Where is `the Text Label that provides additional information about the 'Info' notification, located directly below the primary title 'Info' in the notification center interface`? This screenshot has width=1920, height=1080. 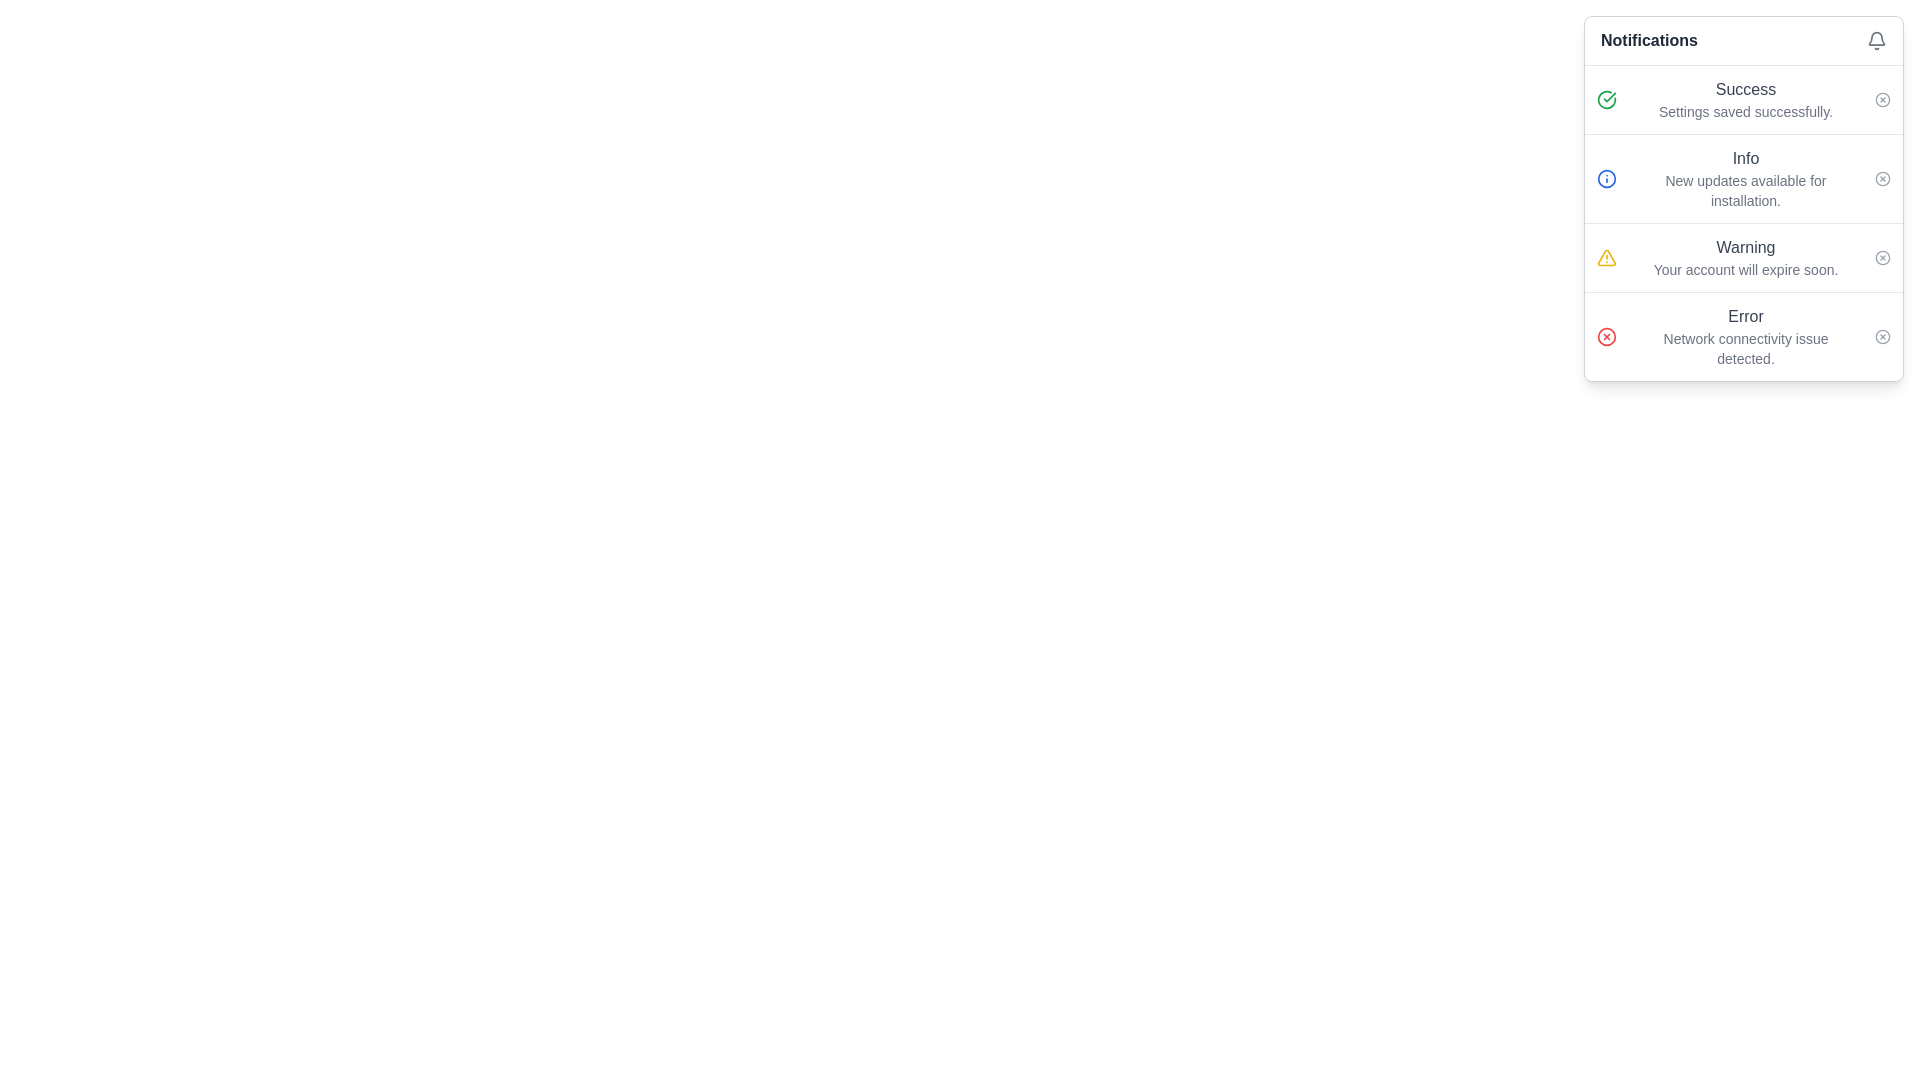
the Text Label that provides additional information about the 'Info' notification, located directly below the primary title 'Info' in the notification center interface is located at coordinates (1745, 191).